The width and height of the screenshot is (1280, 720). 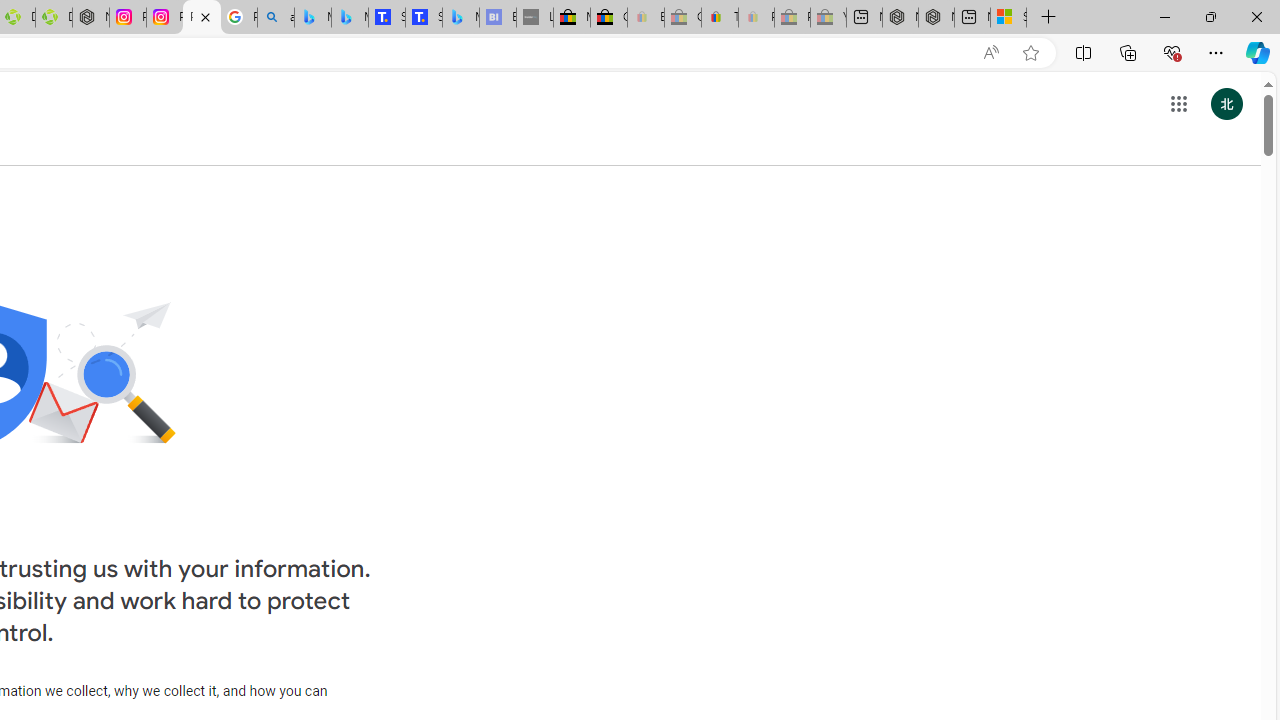 I want to click on 'alabama high school quarterback dies - Search', so click(x=275, y=17).